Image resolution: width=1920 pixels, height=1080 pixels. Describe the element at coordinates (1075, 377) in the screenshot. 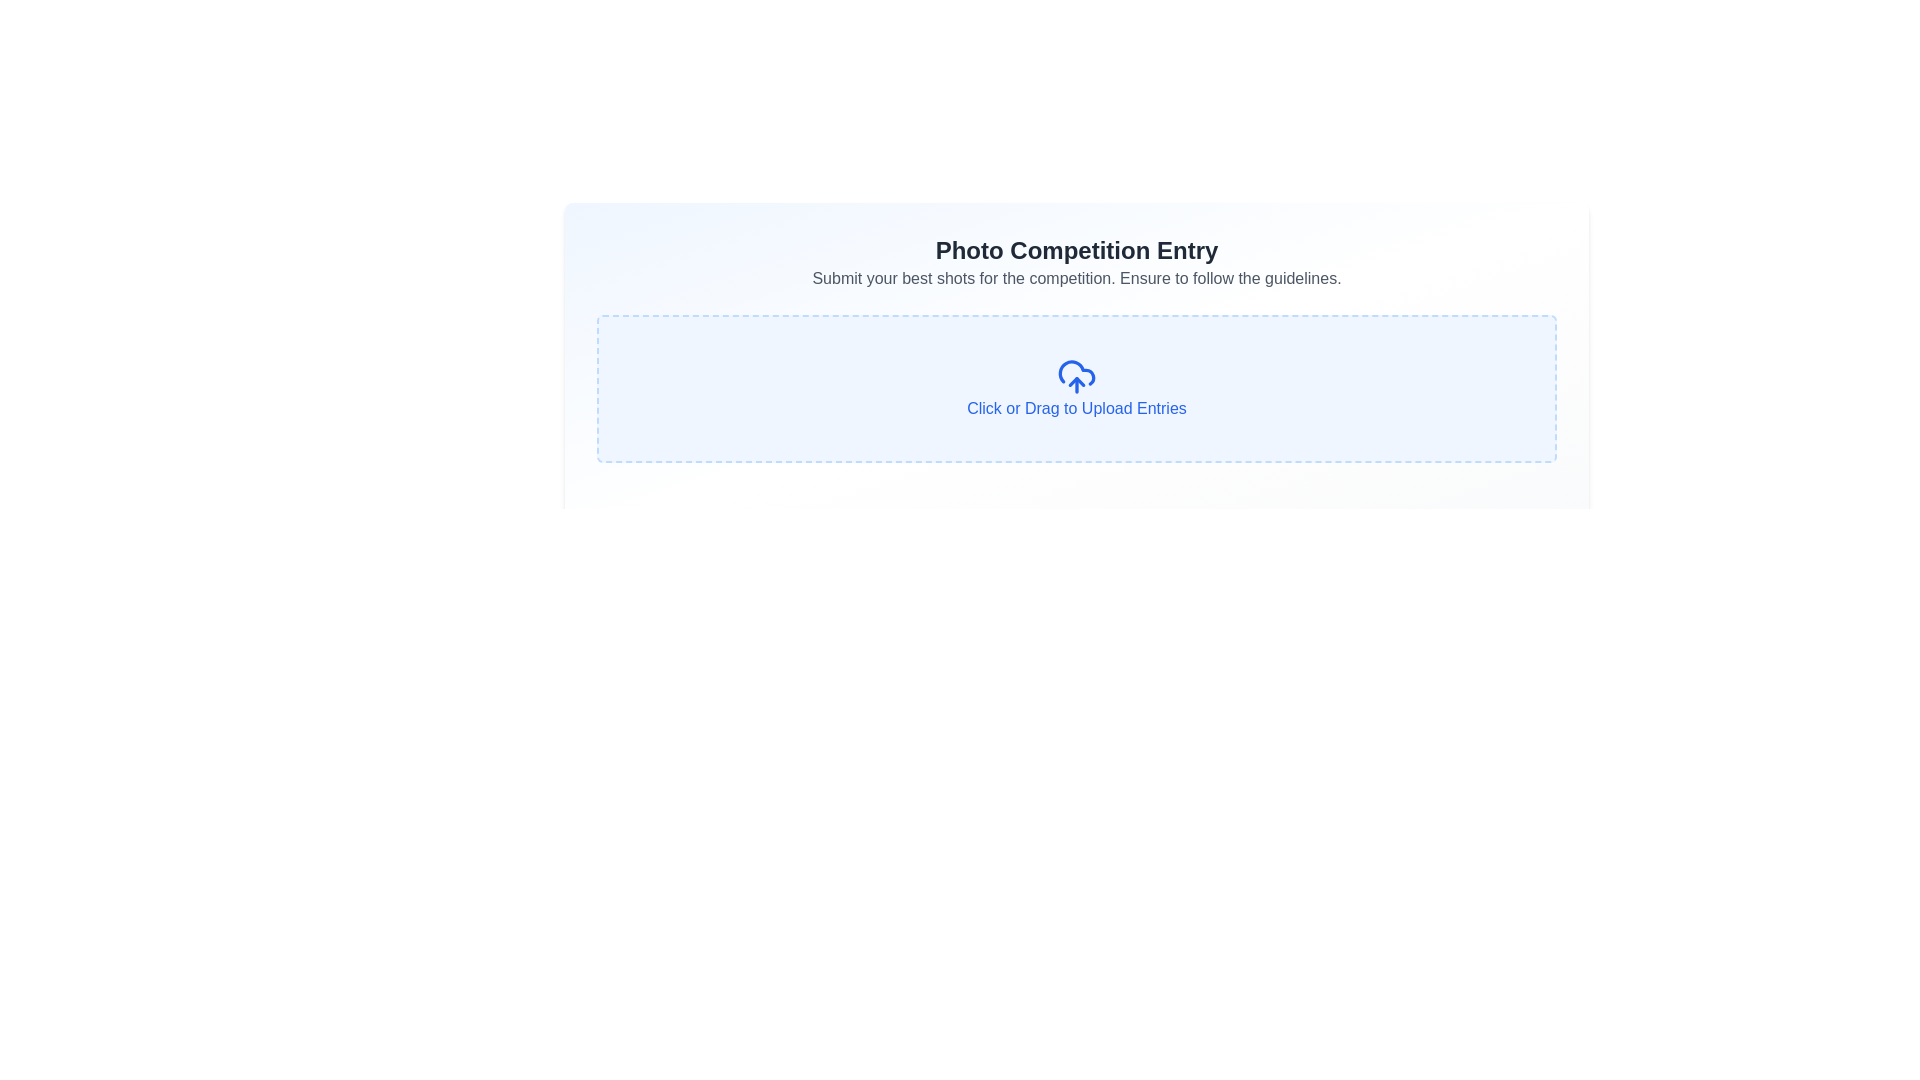

I see `the cloud-shaped upload icon with a blue color and an upwards arrow, which is located within the 'Click or Drag to Upload Entries' area` at that location.